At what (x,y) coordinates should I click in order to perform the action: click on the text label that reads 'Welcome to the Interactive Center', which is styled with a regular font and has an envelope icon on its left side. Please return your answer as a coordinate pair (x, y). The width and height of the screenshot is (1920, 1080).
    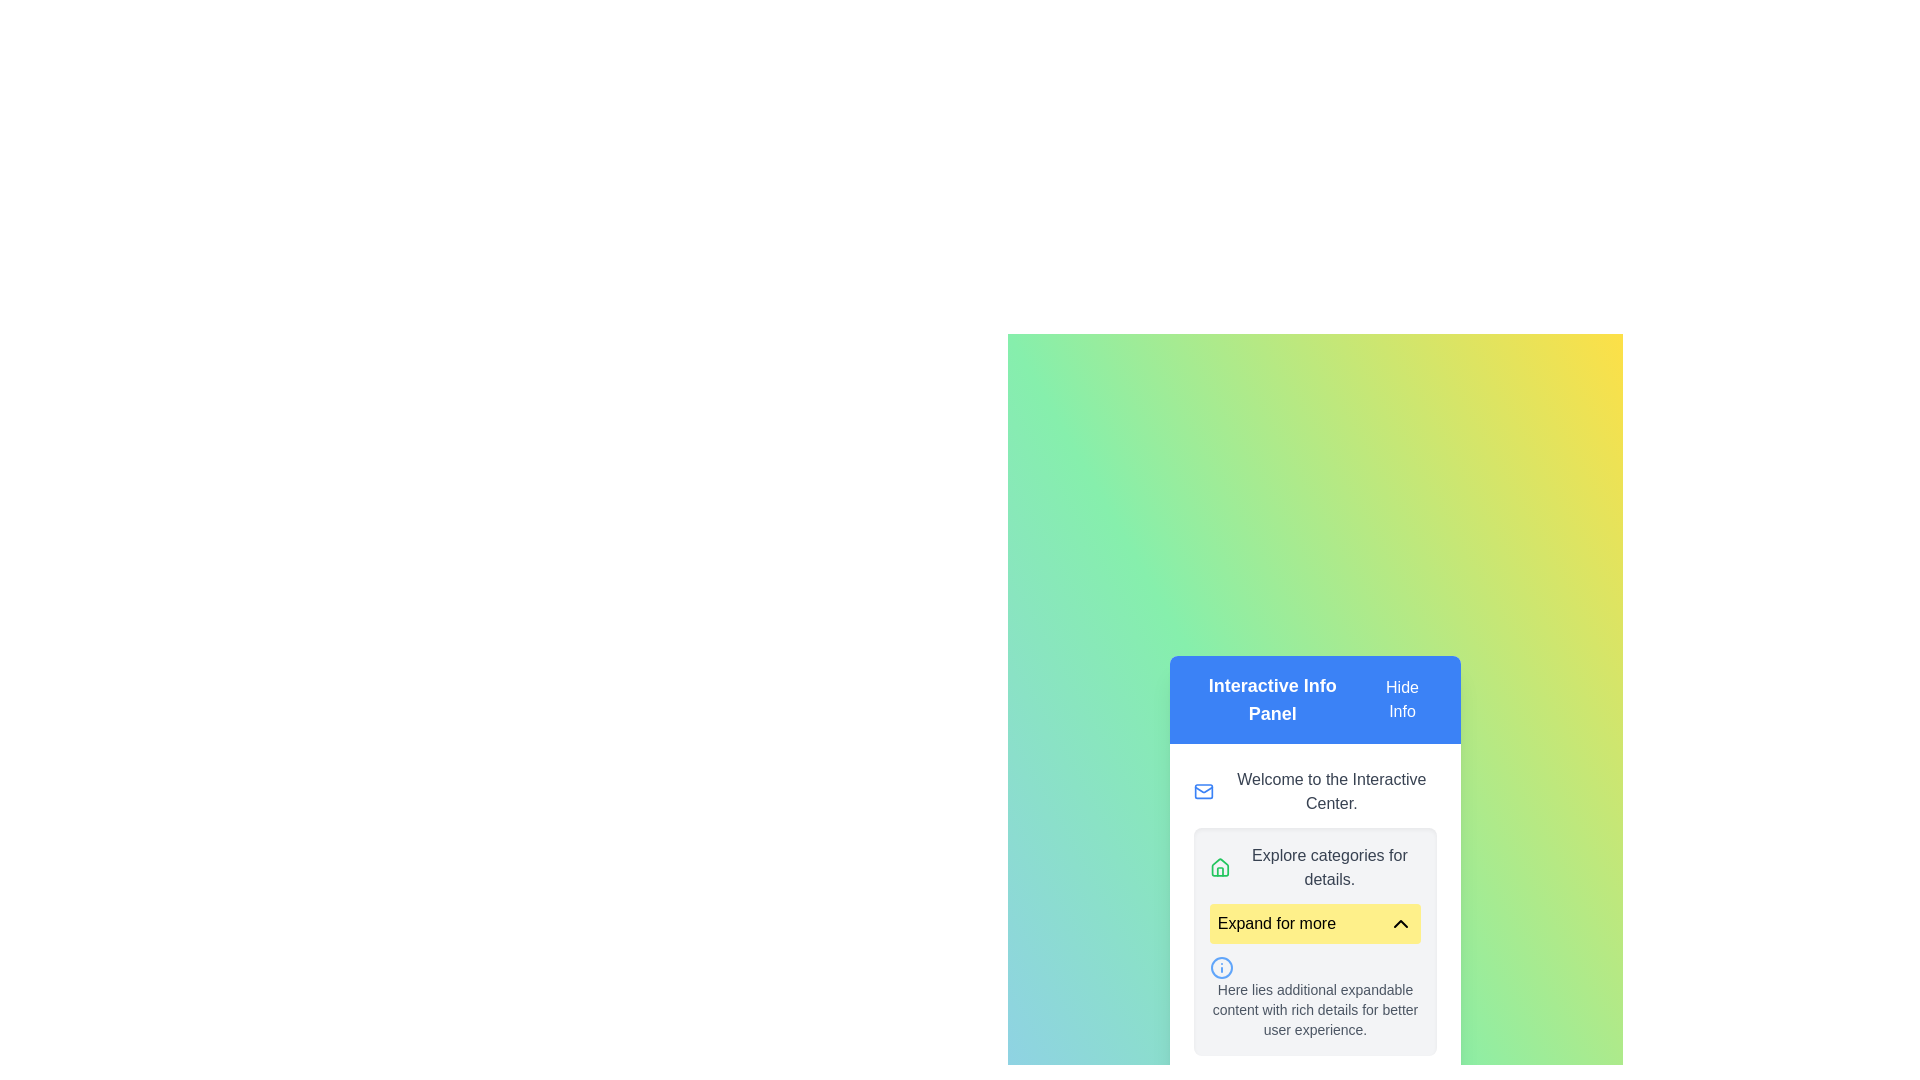
    Looking at the image, I should click on (1315, 790).